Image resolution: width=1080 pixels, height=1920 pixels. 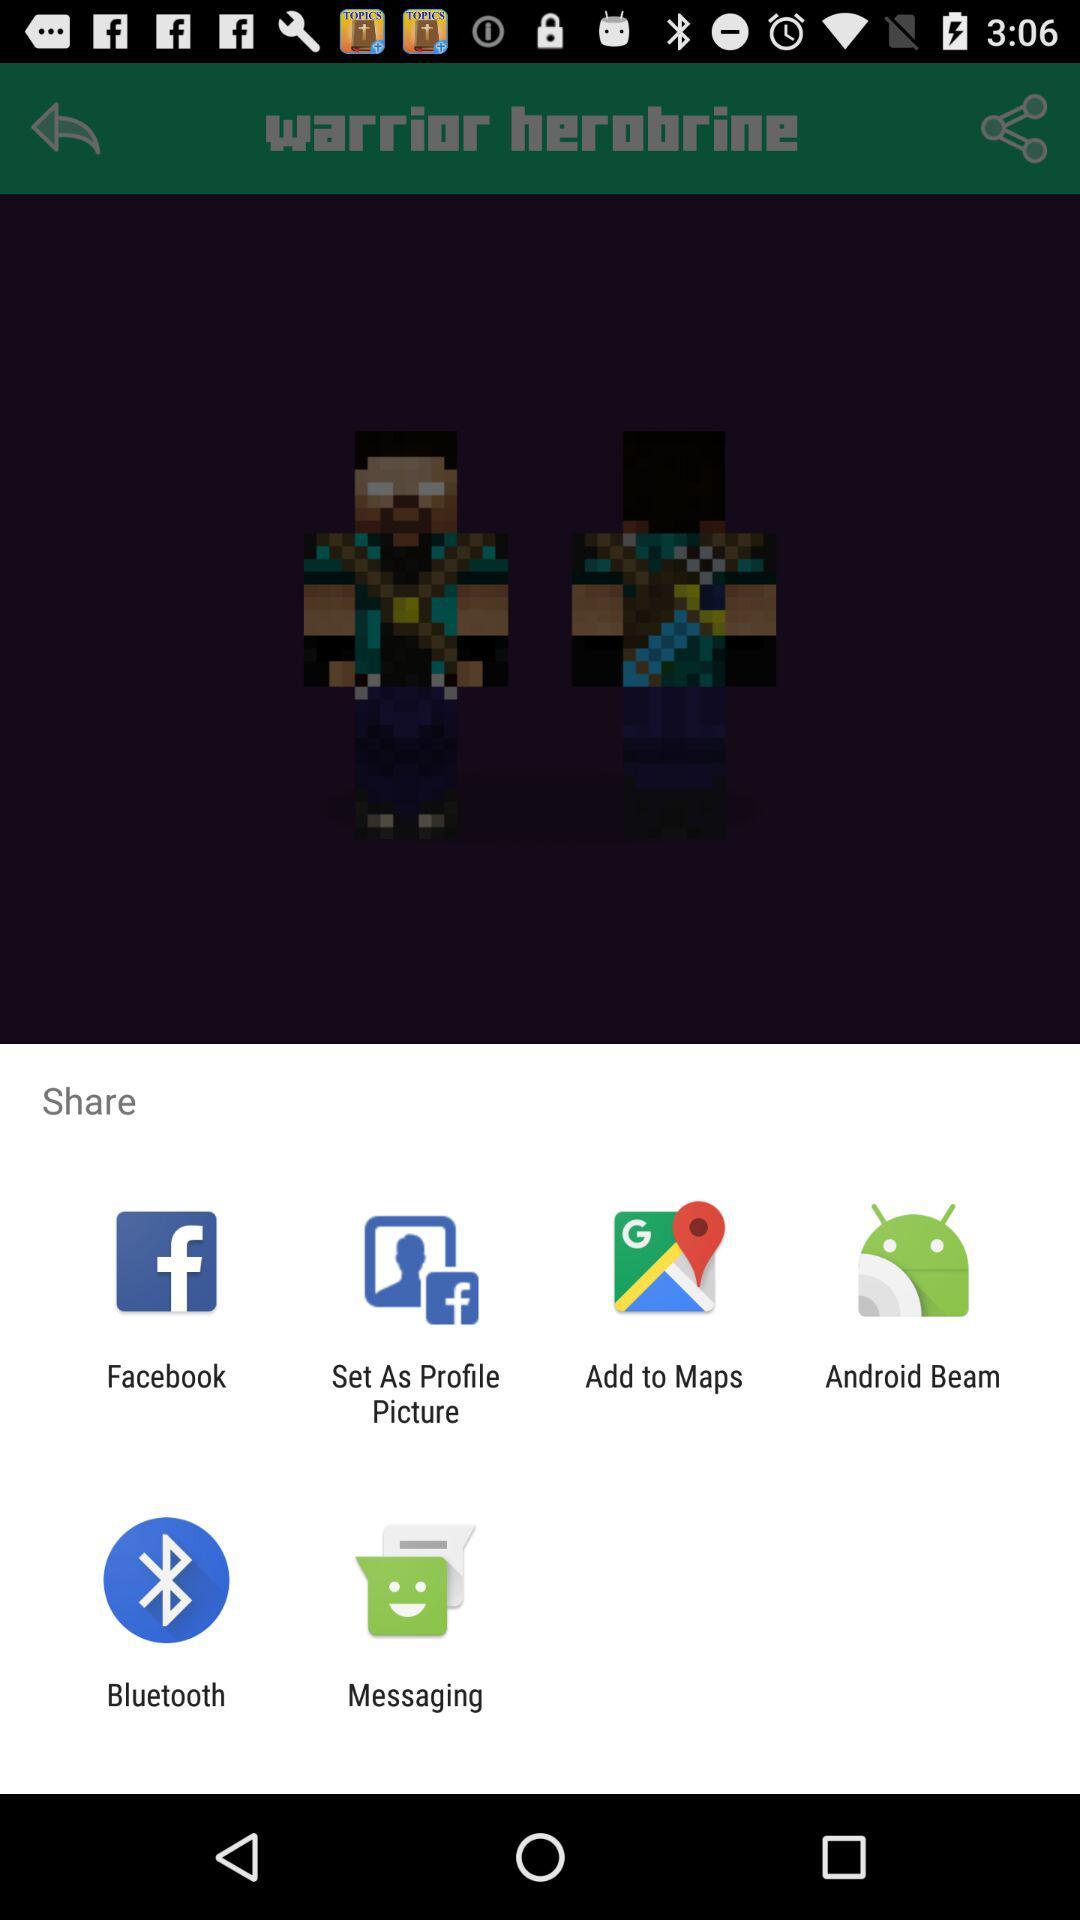 I want to click on item next to add to maps icon, so click(x=913, y=1392).